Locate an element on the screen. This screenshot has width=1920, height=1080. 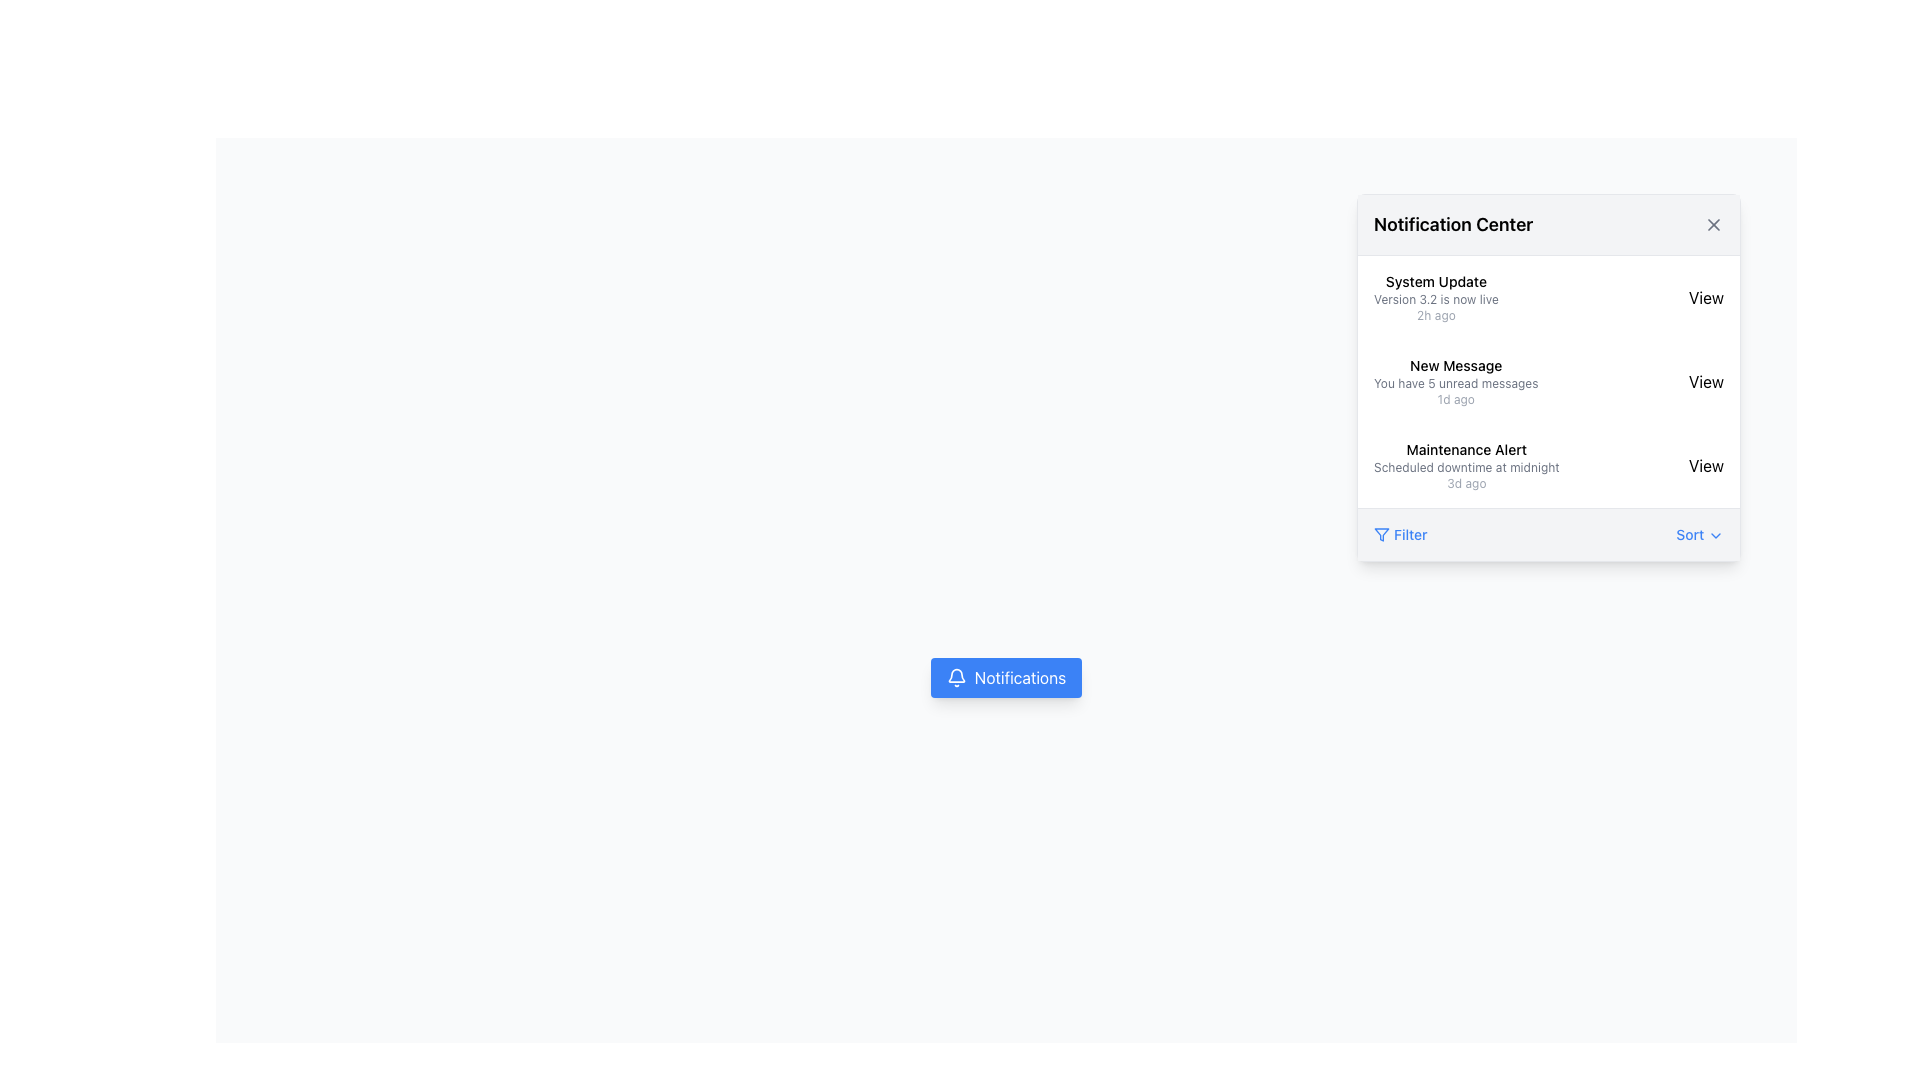
the first Notification entry in the Notification Center, which informs users about the 'System Update' event and contains a clickable 'View' link is located at coordinates (1548, 297).